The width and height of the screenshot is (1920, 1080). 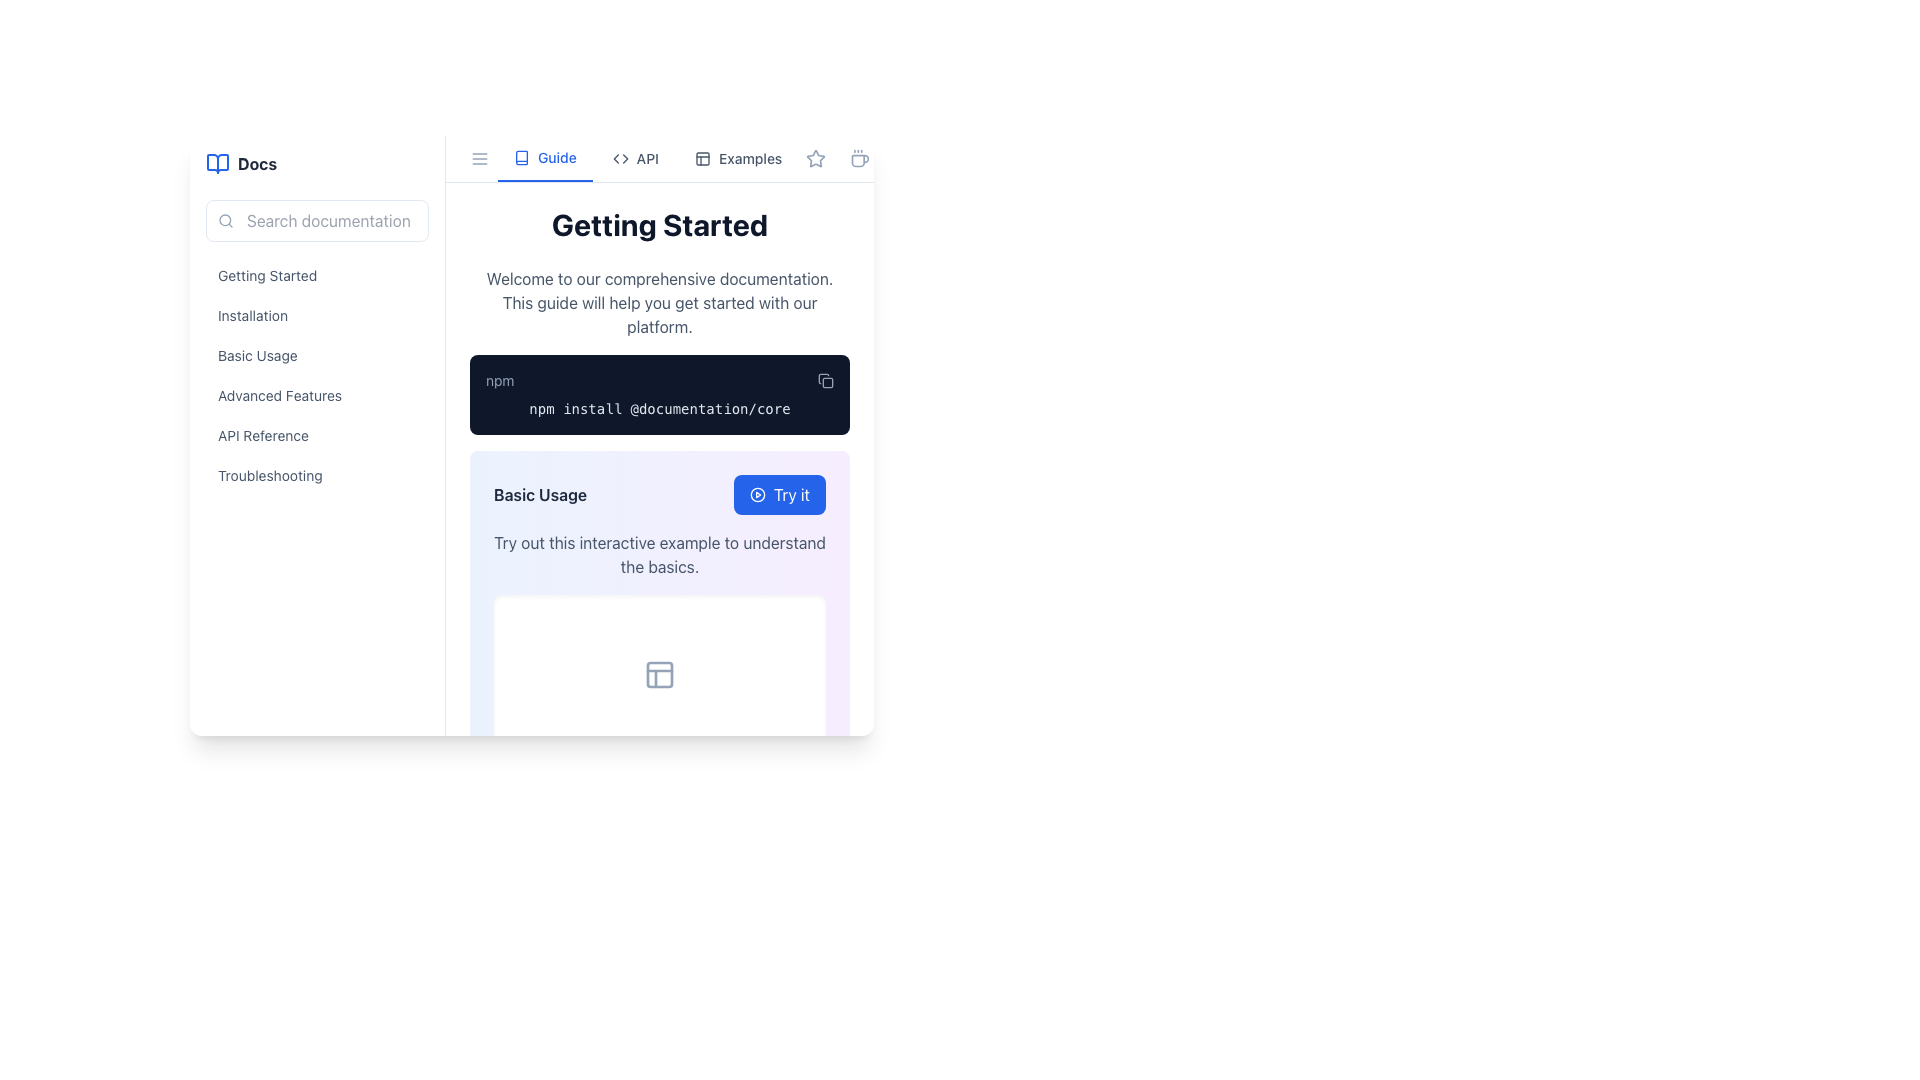 What do you see at coordinates (217, 163) in the screenshot?
I see `the blue book icon located in the sidebar, which features a minimalistic outline design and is positioned to the left of the text 'Docs'` at bounding box center [217, 163].